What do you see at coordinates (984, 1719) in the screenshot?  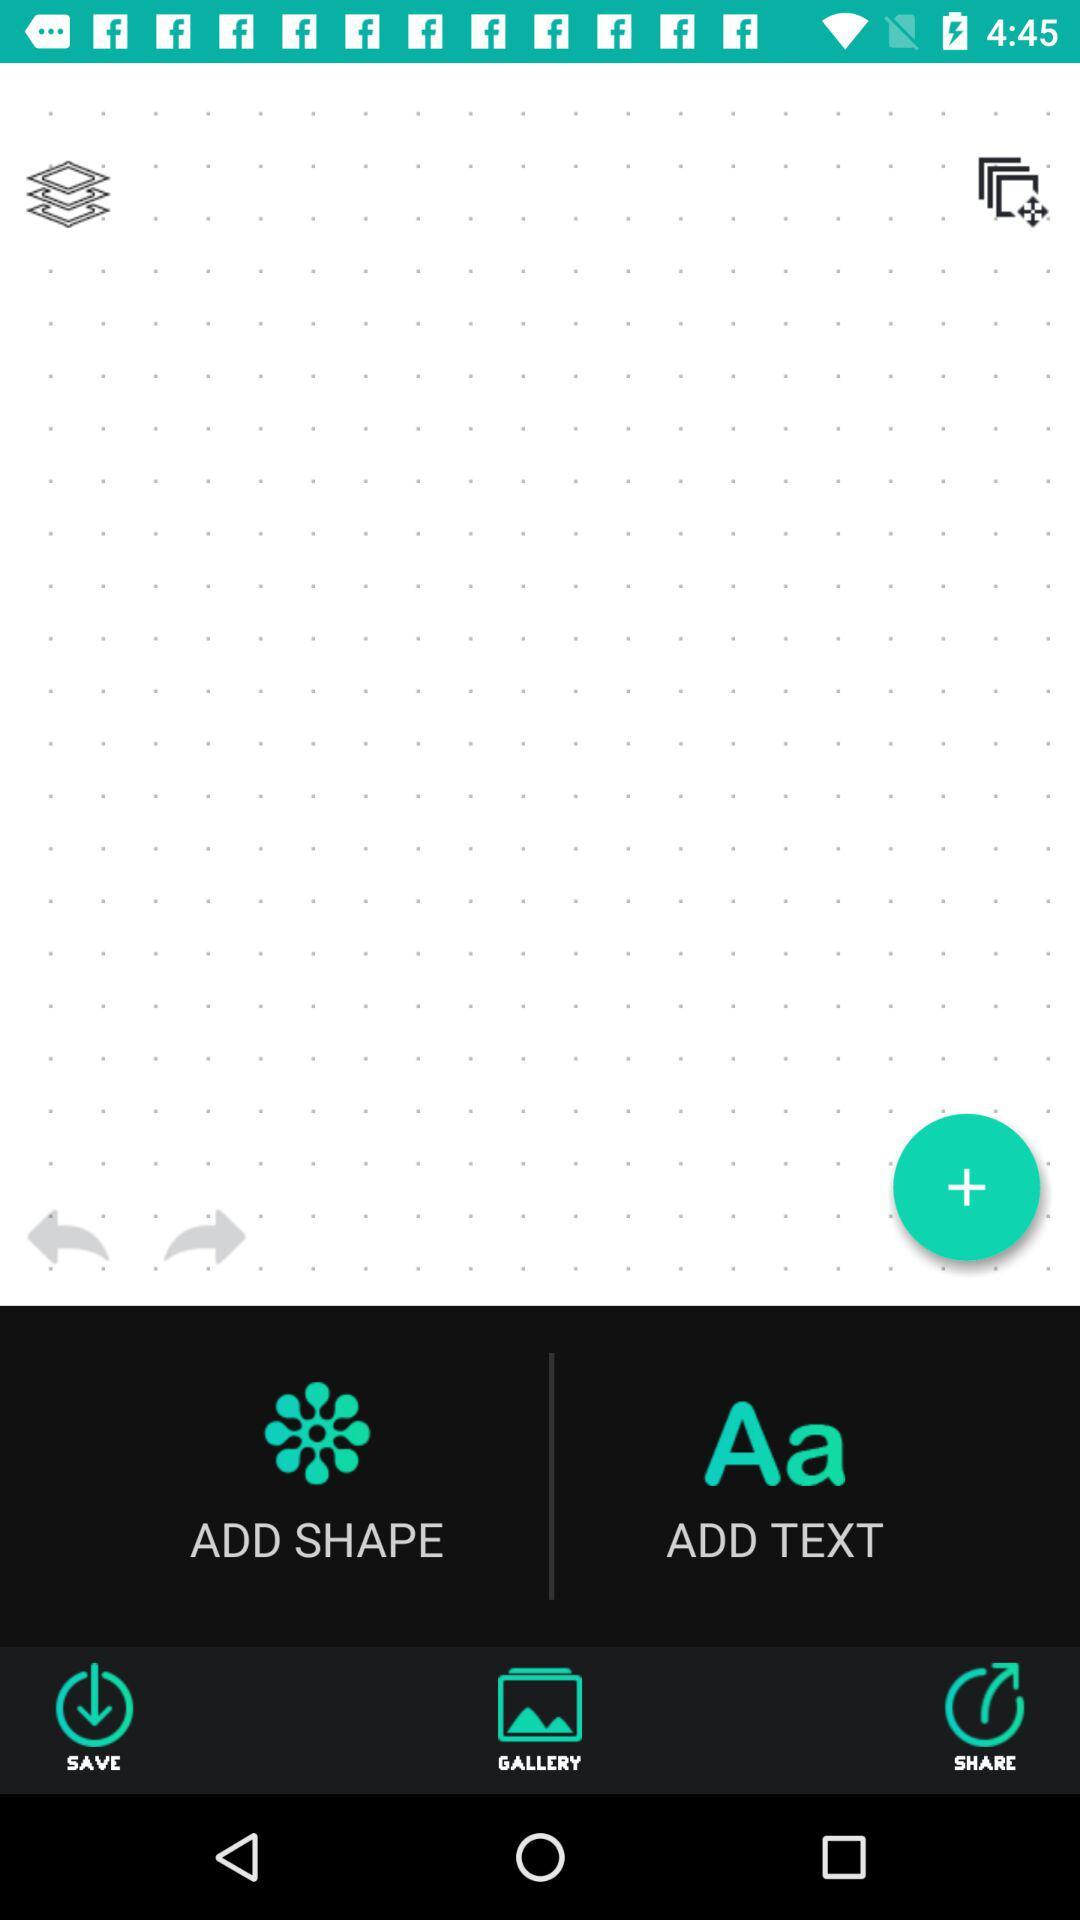 I see `the icon to the right of gallery` at bounding box center [984, 1719].